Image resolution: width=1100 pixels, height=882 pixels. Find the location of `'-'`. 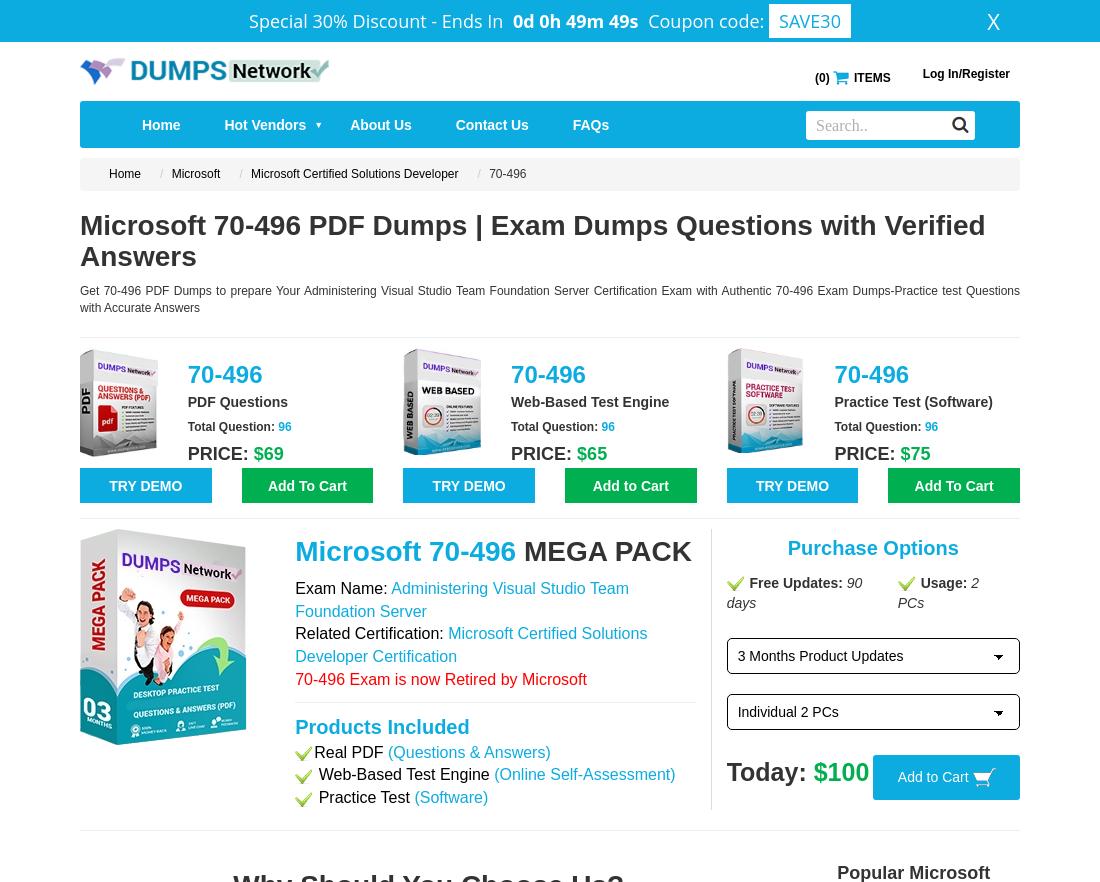

'-' is located at coordinates (432, 20).